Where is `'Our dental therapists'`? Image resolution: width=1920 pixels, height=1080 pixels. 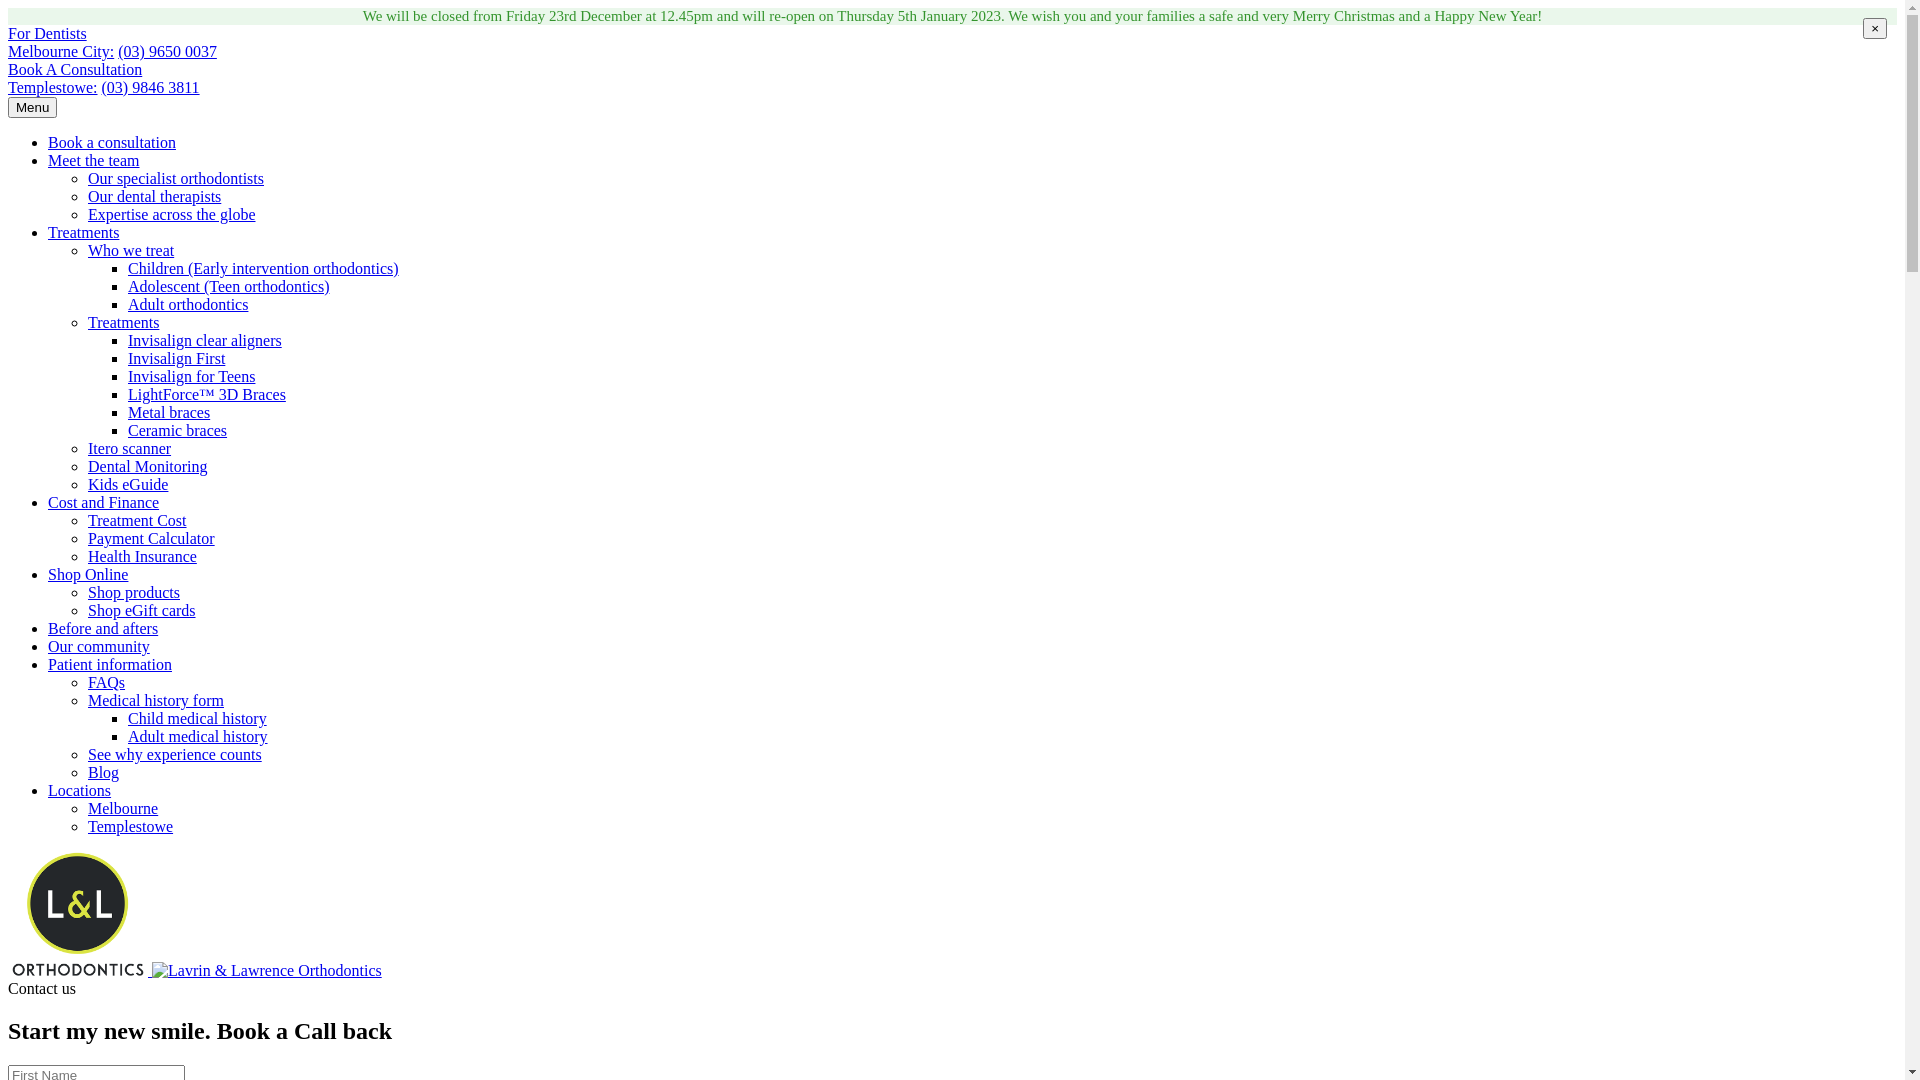 'Our dental therapists' is located at coordinates (153, 196).